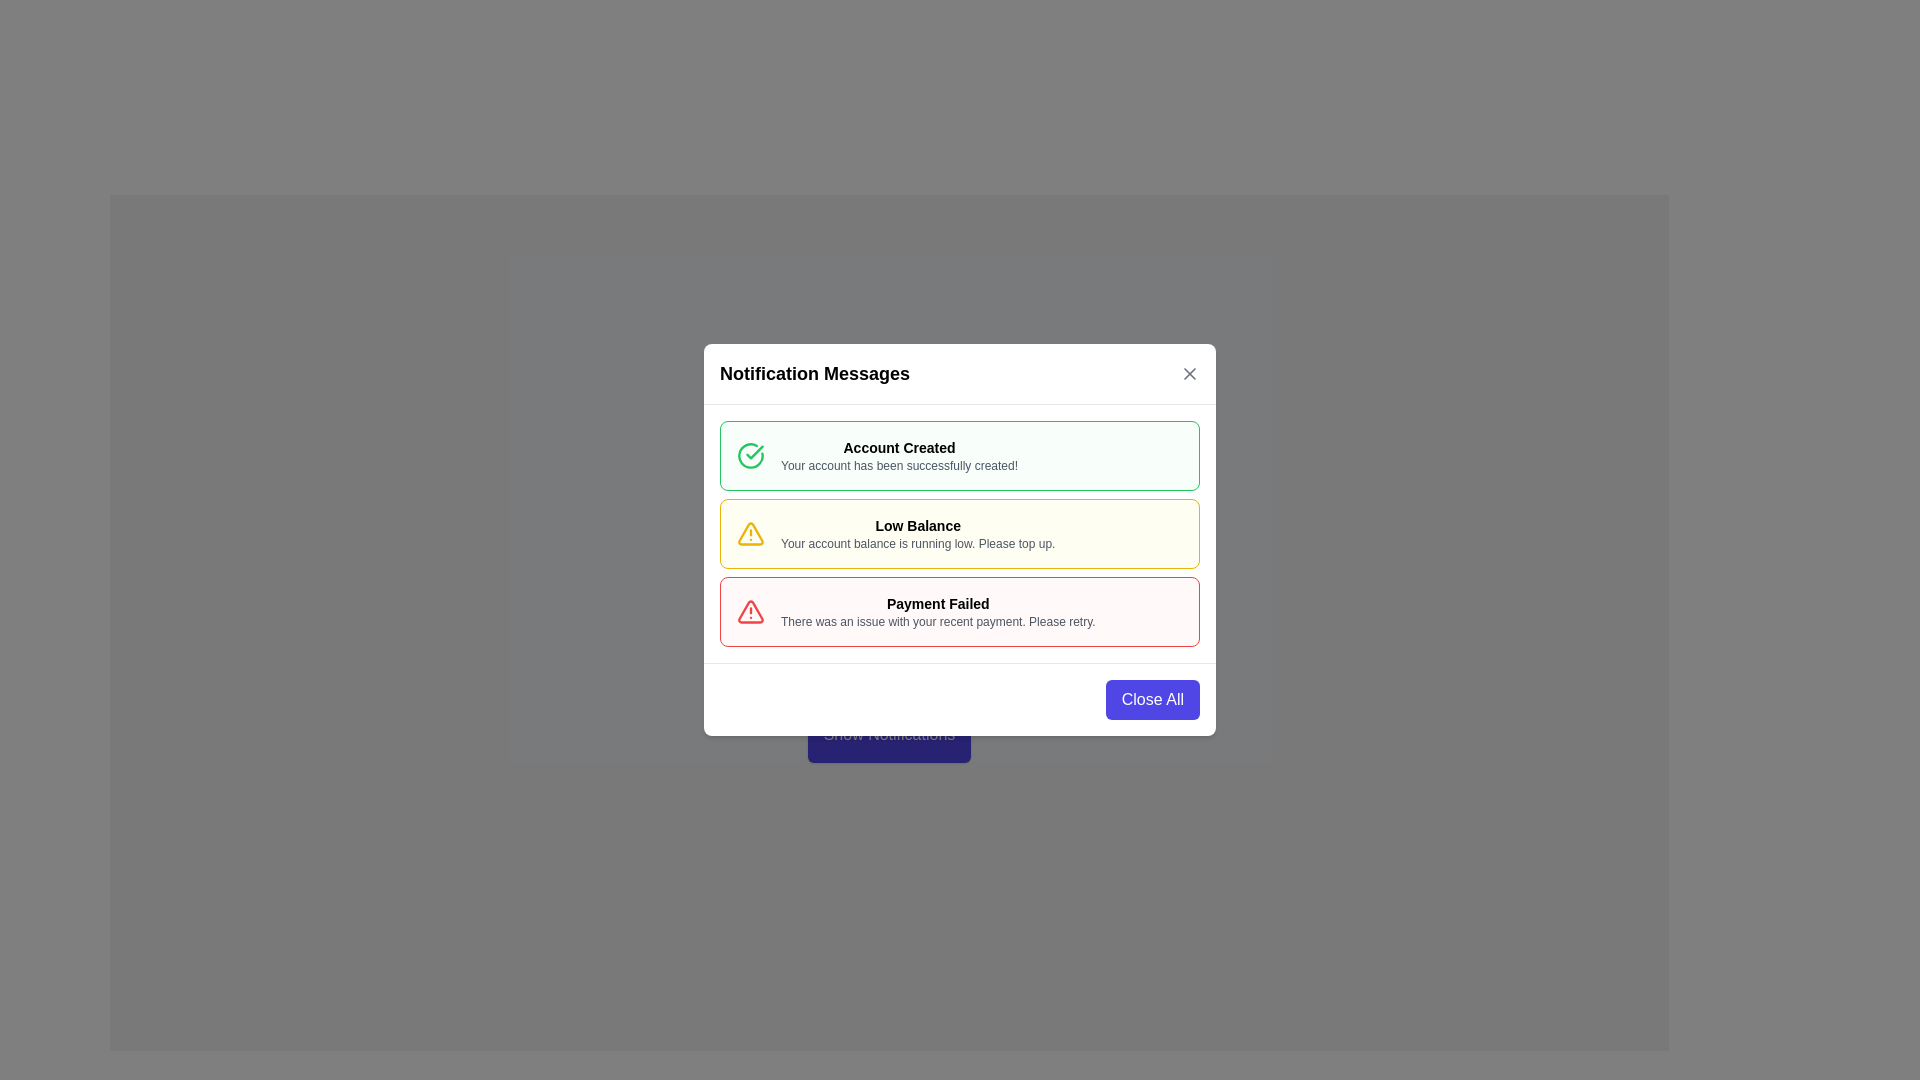 The width and height of the screenshot is (1920, 1080). I want to click on the Notification card that displays a low account balance alert, which is the second notification in the vertical list within the modal dialog box, so click(960, 532).